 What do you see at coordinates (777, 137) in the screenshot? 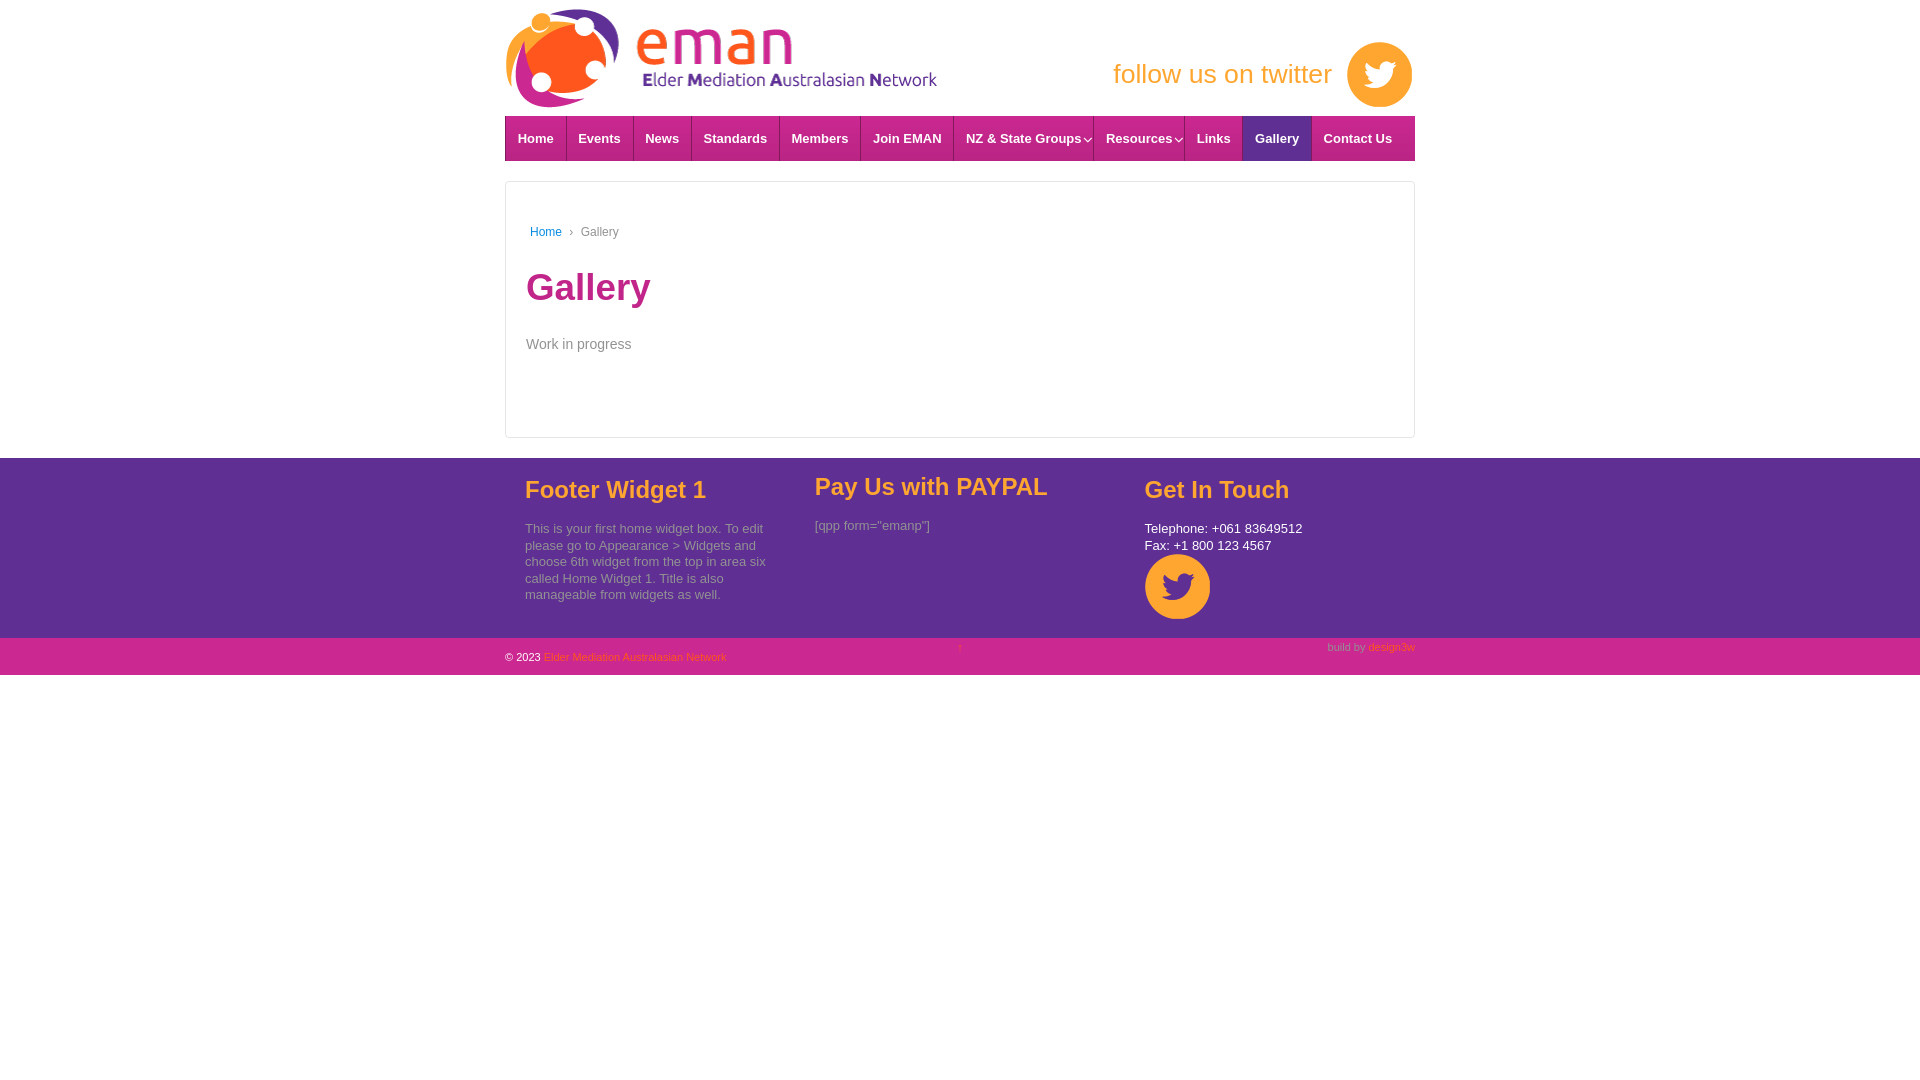
I see `'Members'` at bounding box center [777, 137].